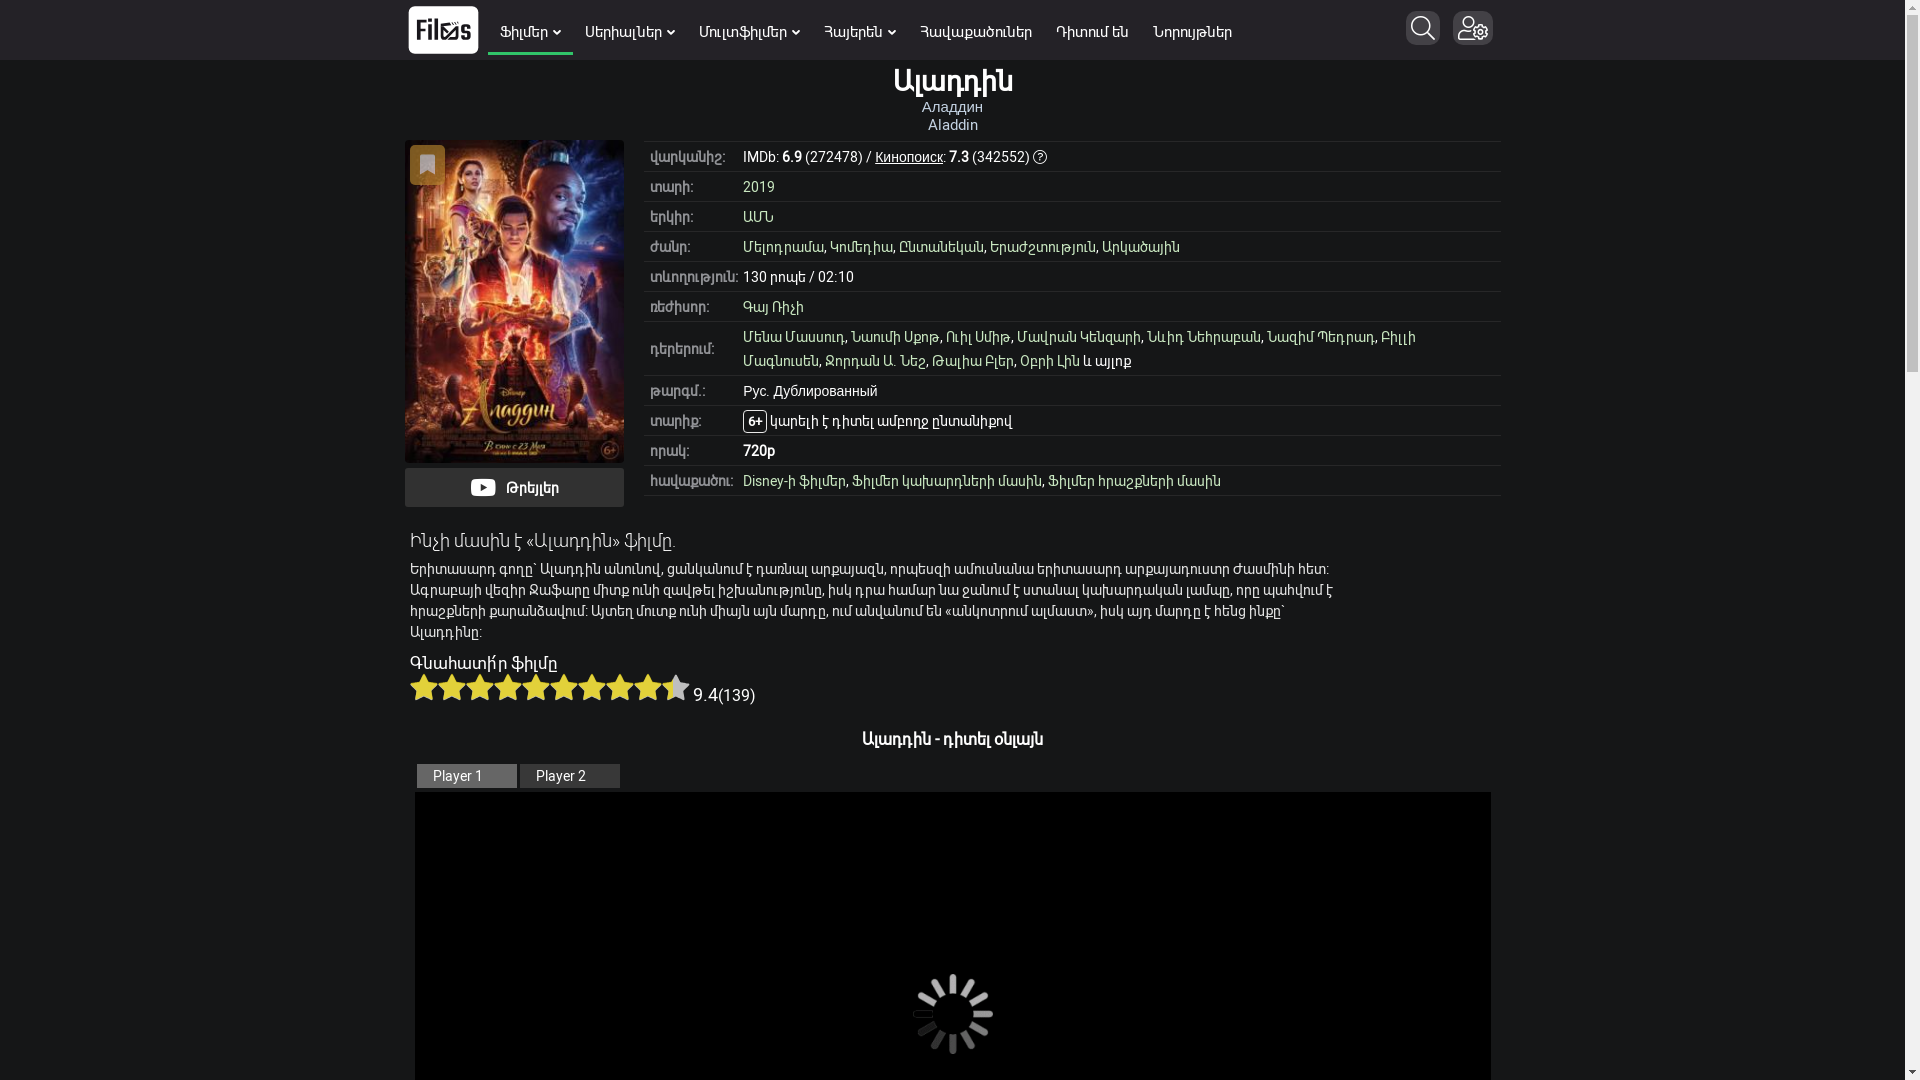  I want to click on '8', so click(604, 685).